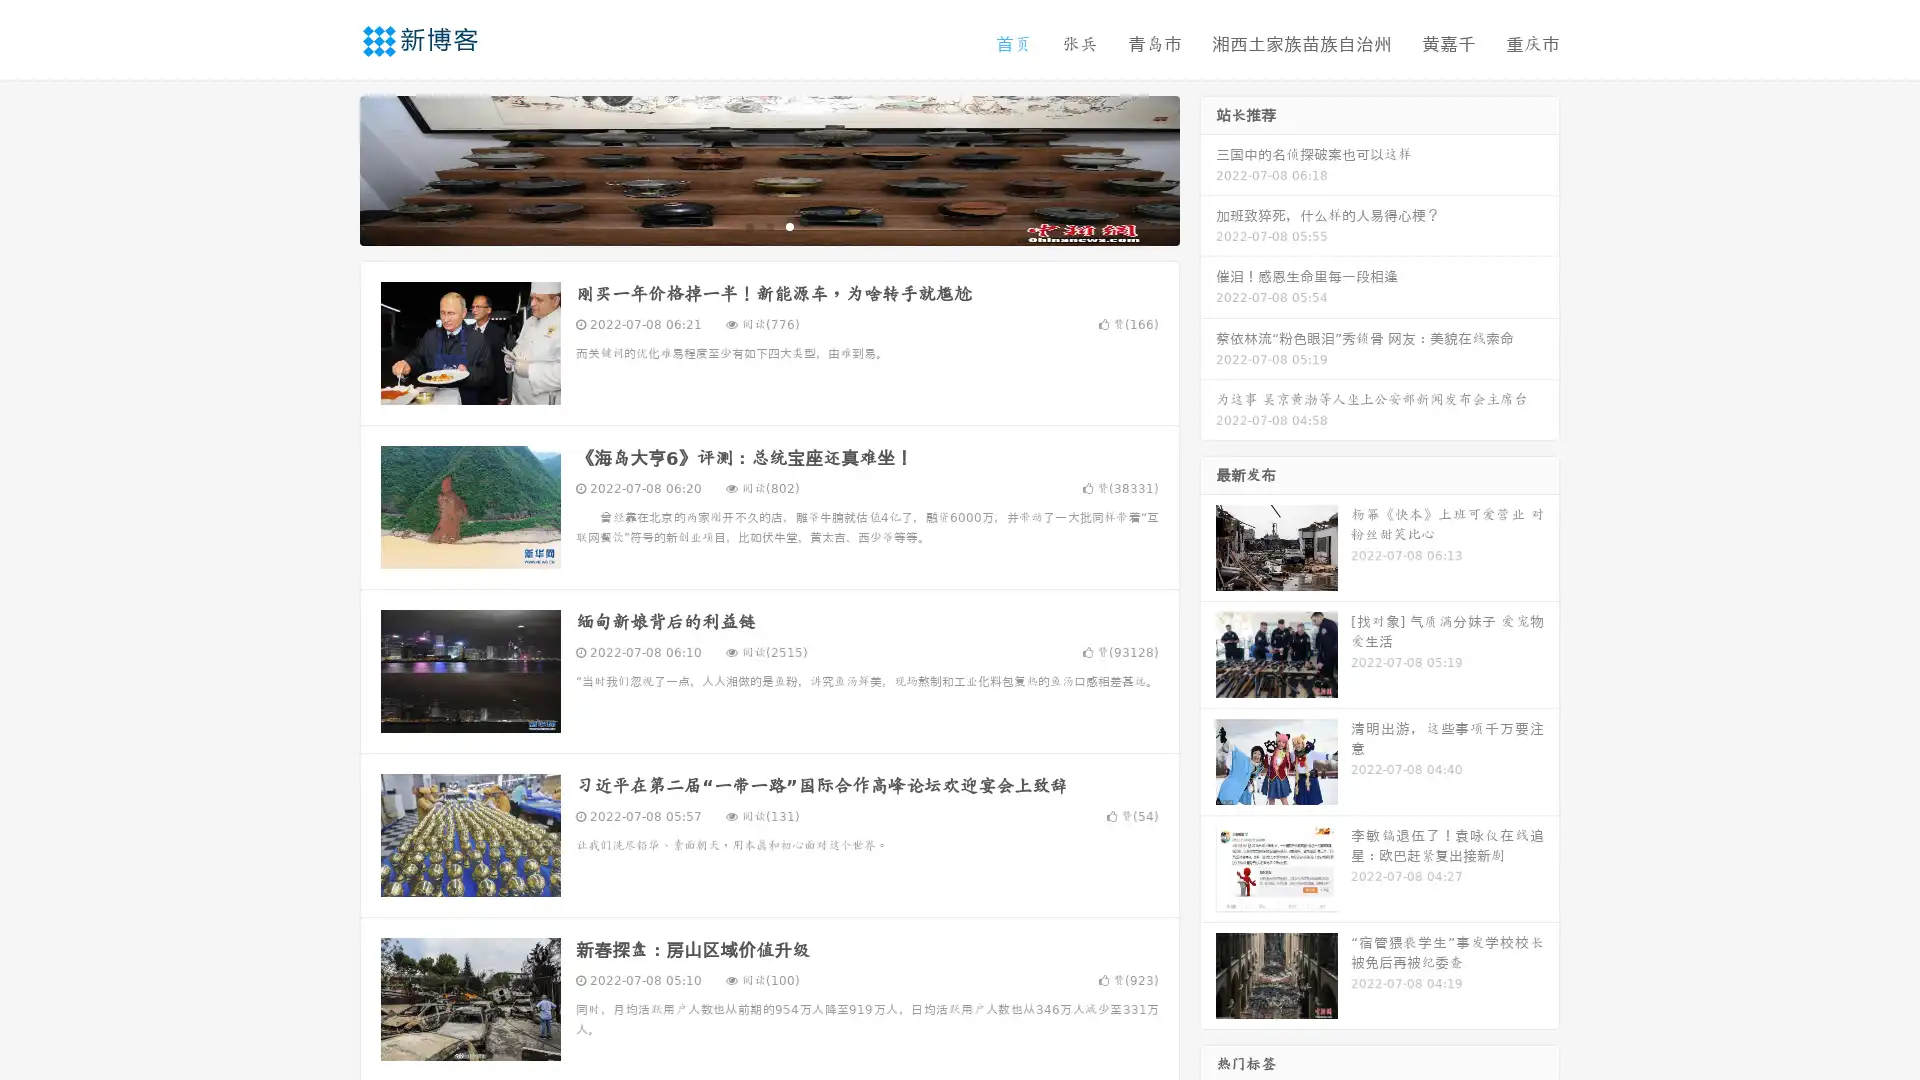 Image resolution: width=1920 pixels, height=1080 pixels. Describe the element at coordinates (768, 225) in the screenshot. I see `Go to slide 2` at that location.